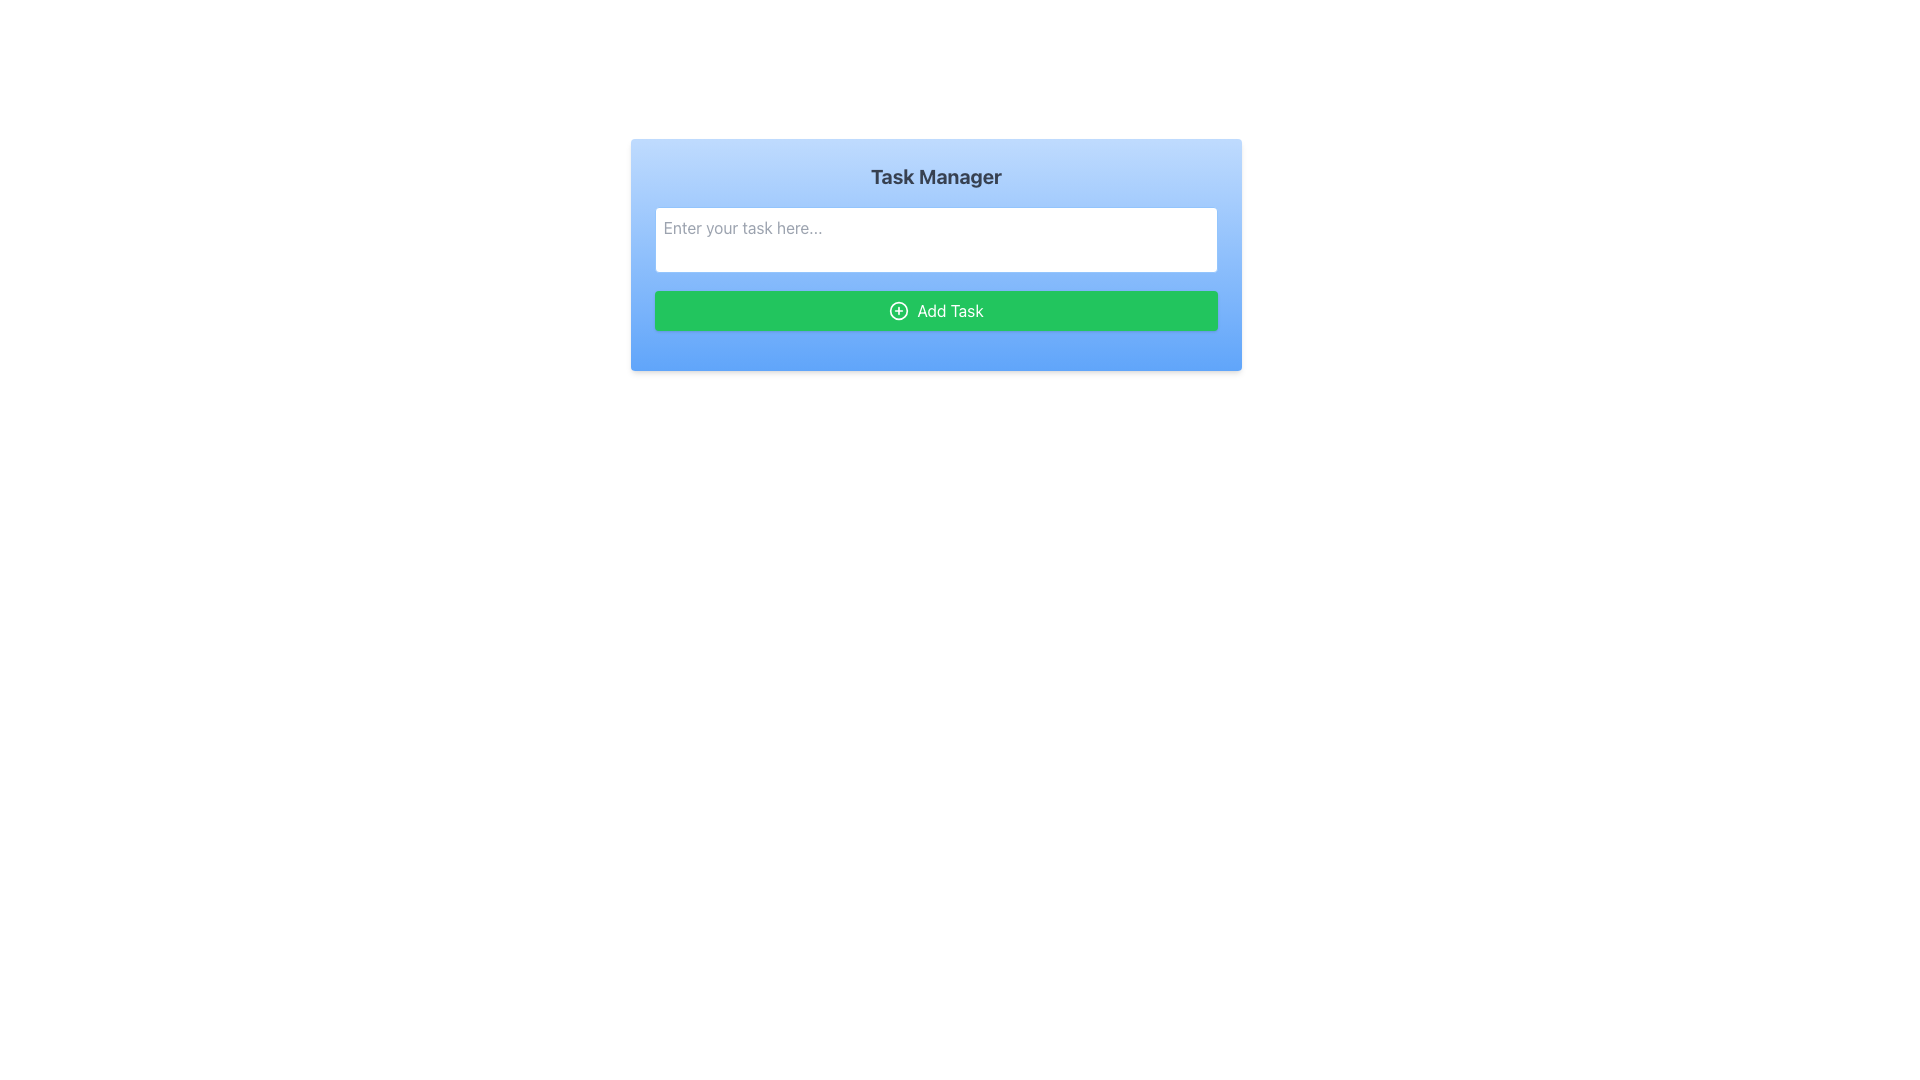 The height and width of the screenshot is (1080, 1920). Describe the element at coordinates (935, 311) in the screenshot. I see `the 'Add Task' button located centrally at the bottom of the 'Task Manager' section` at that location.